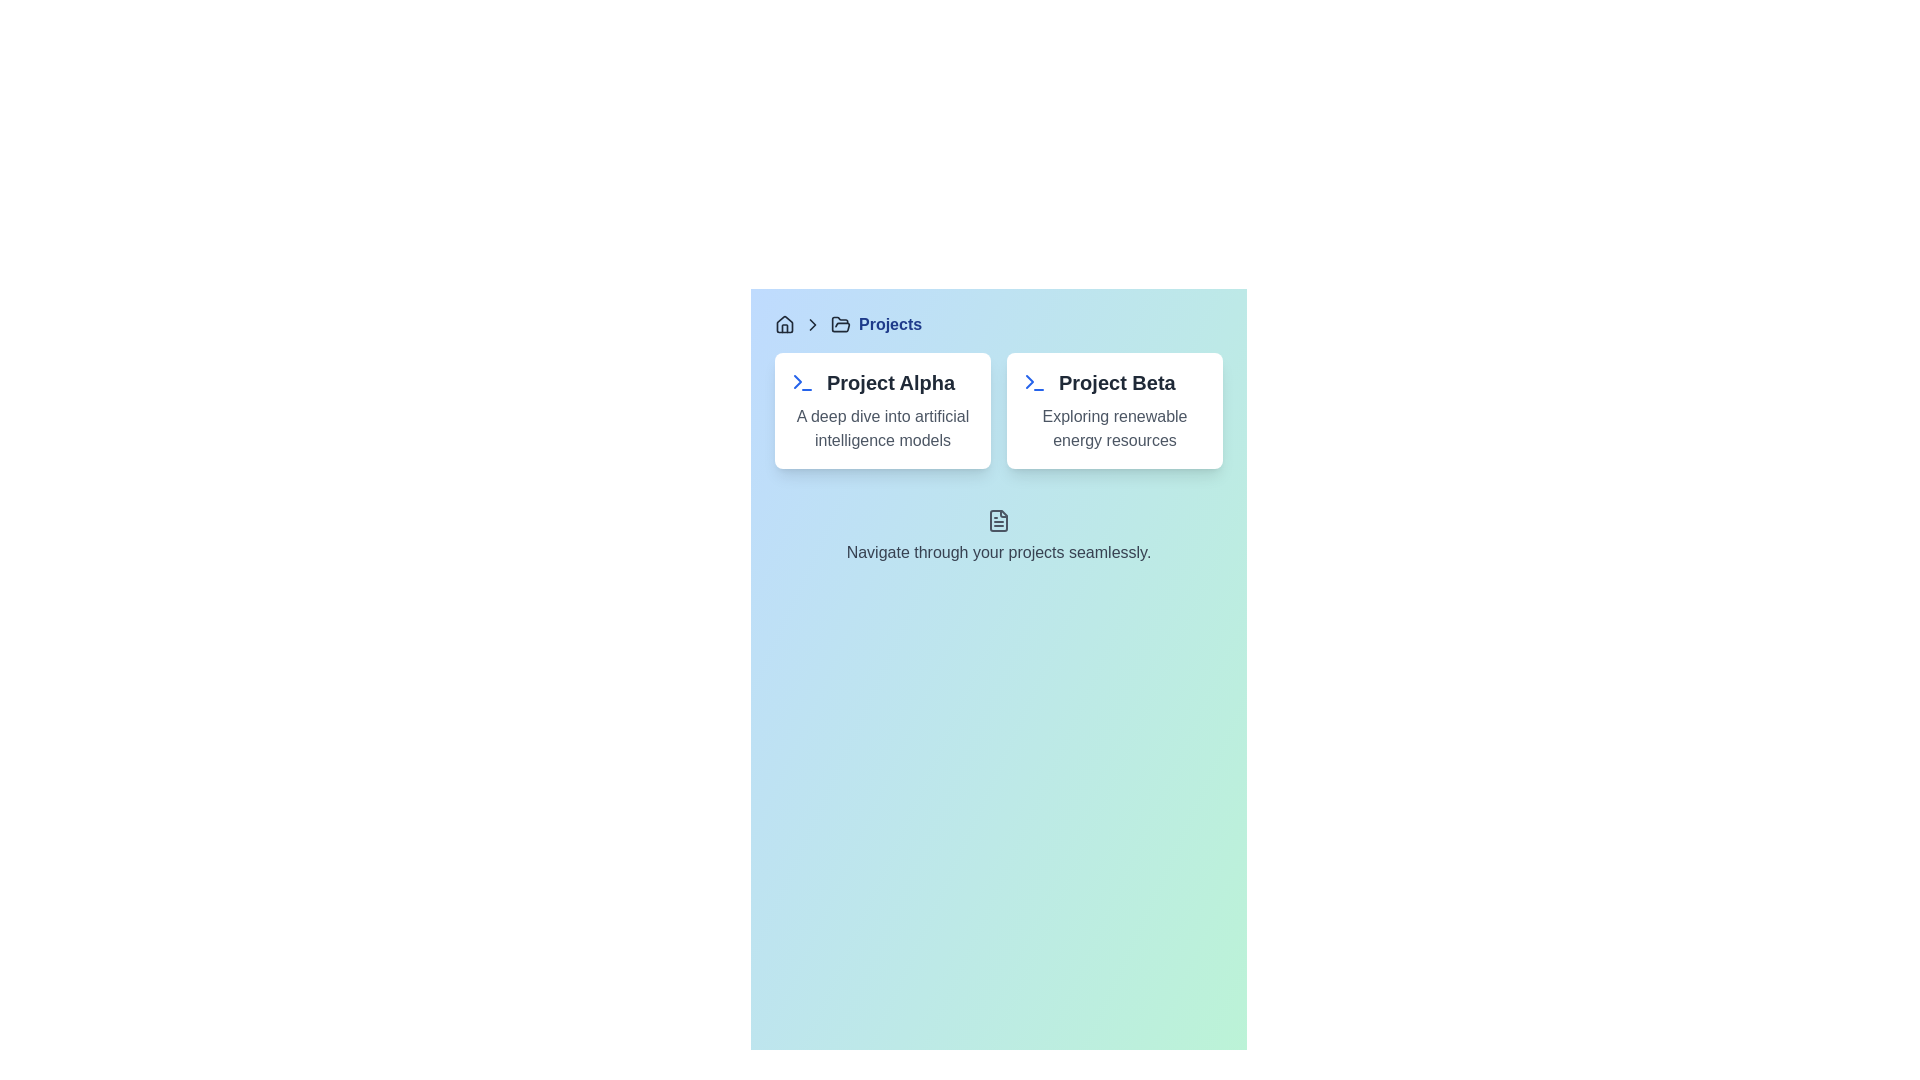  I want to click on the terminal-like icon styled in blue with sharp edges, located on the left side of the 'Project Beta' card, so click(1035, 382).